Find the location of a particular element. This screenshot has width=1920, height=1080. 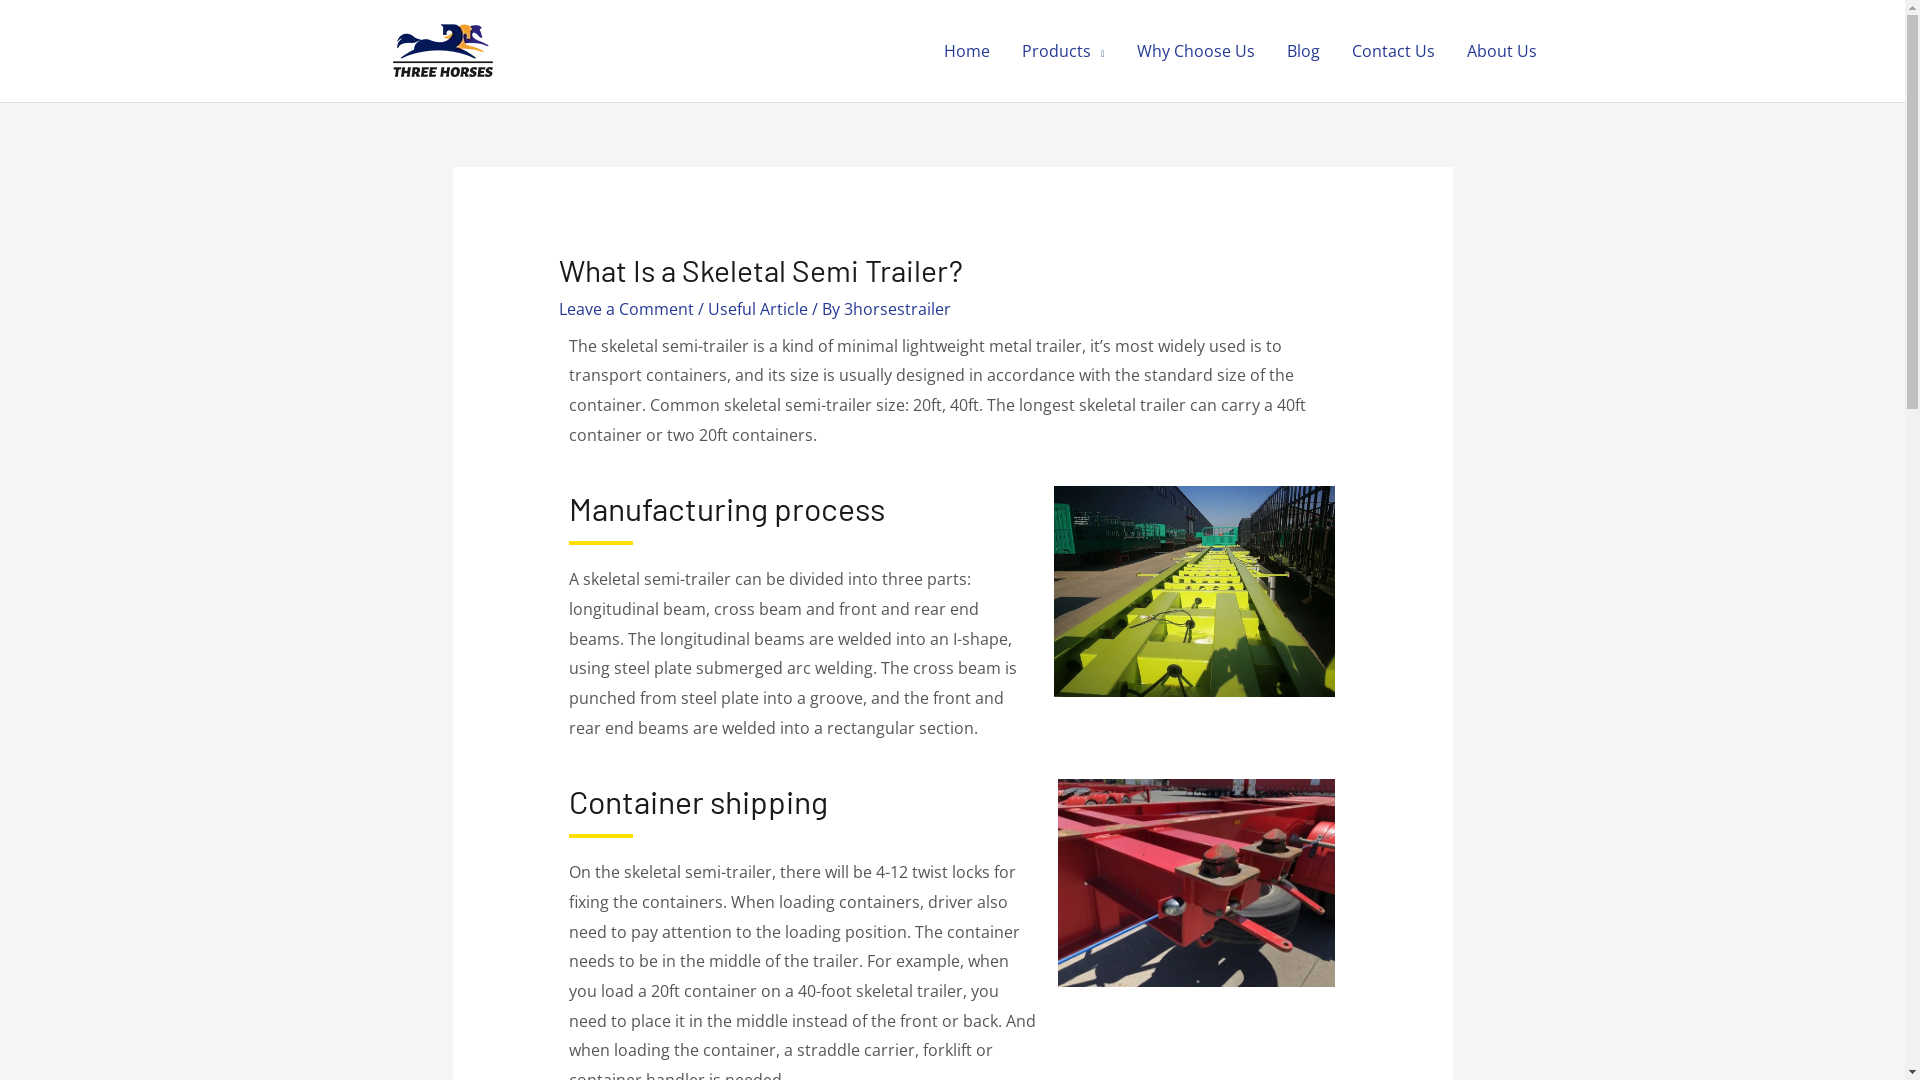

'Blog' is located at coordinates (1302, 49).